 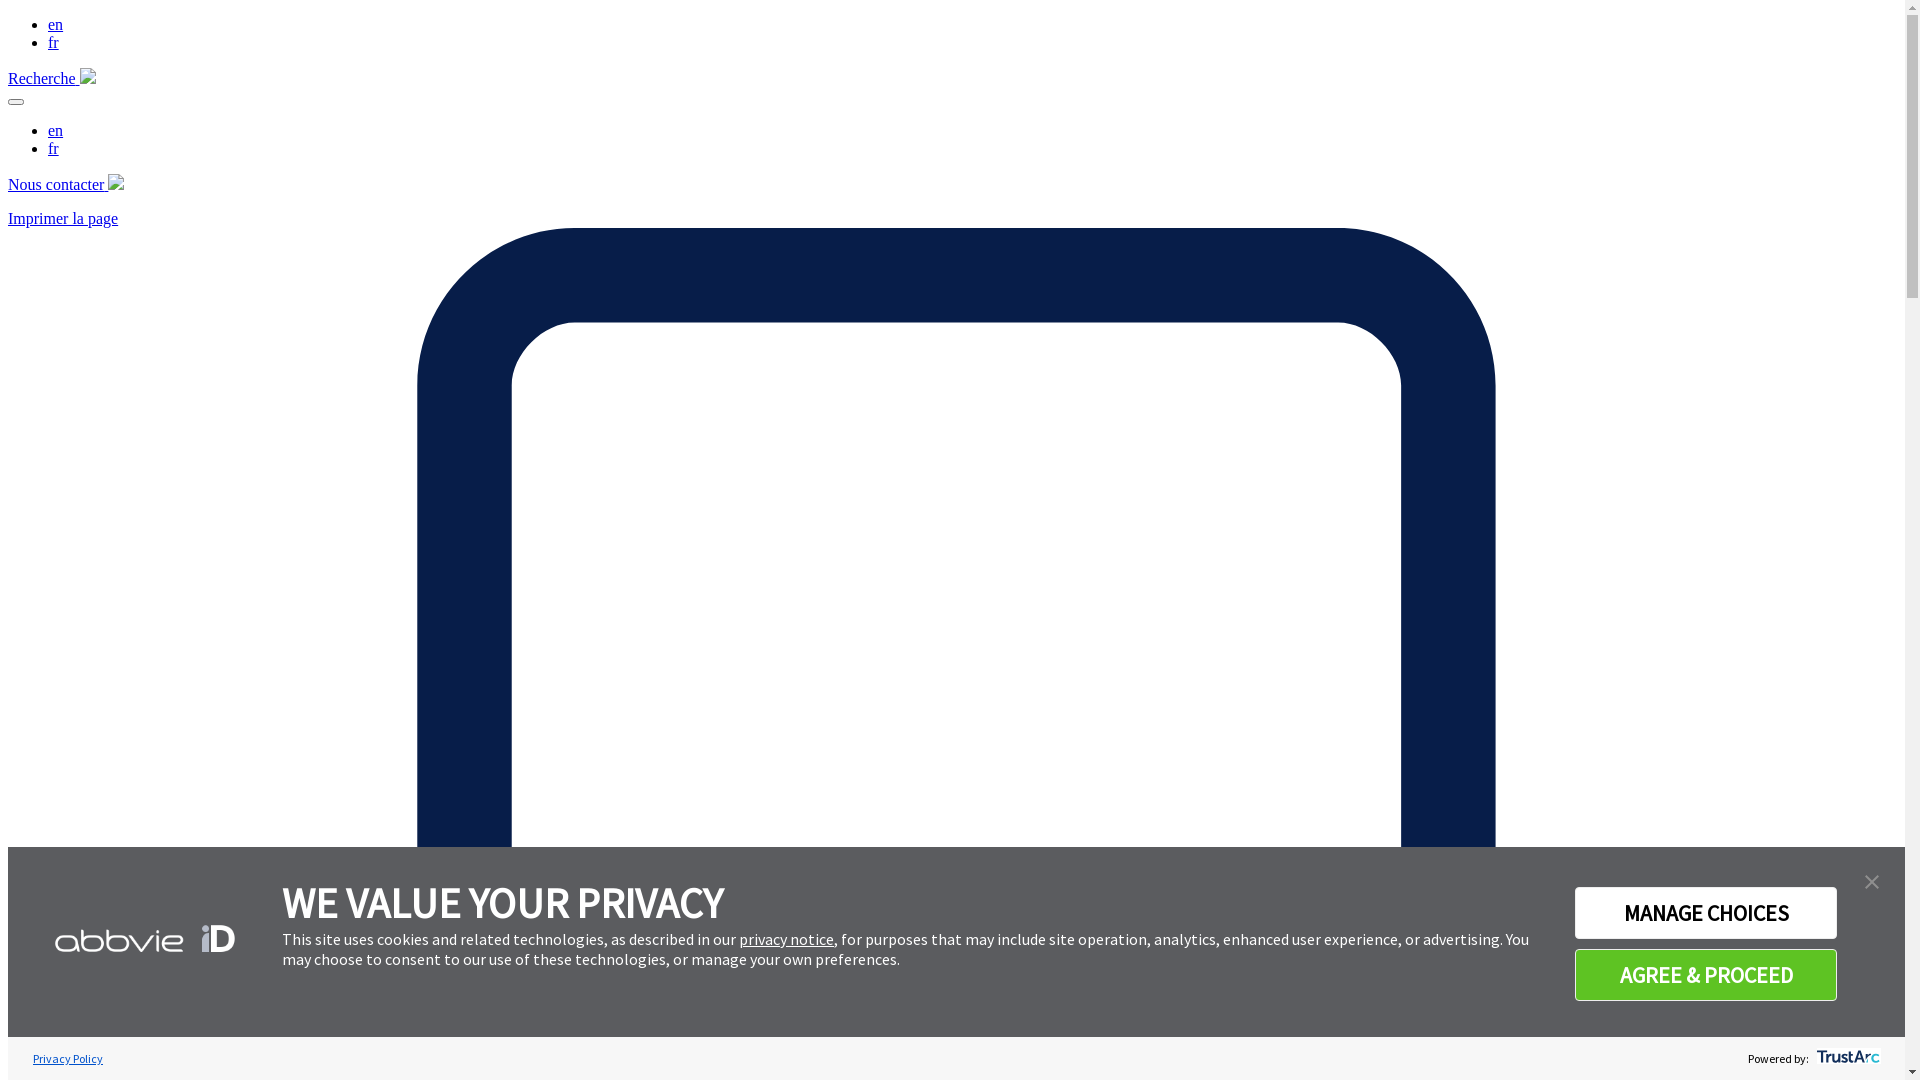 What do you see at coordinates (67, 1057) in the screenshot?
I see `'Privacy Policy'` at bounding box center [67, 1057].